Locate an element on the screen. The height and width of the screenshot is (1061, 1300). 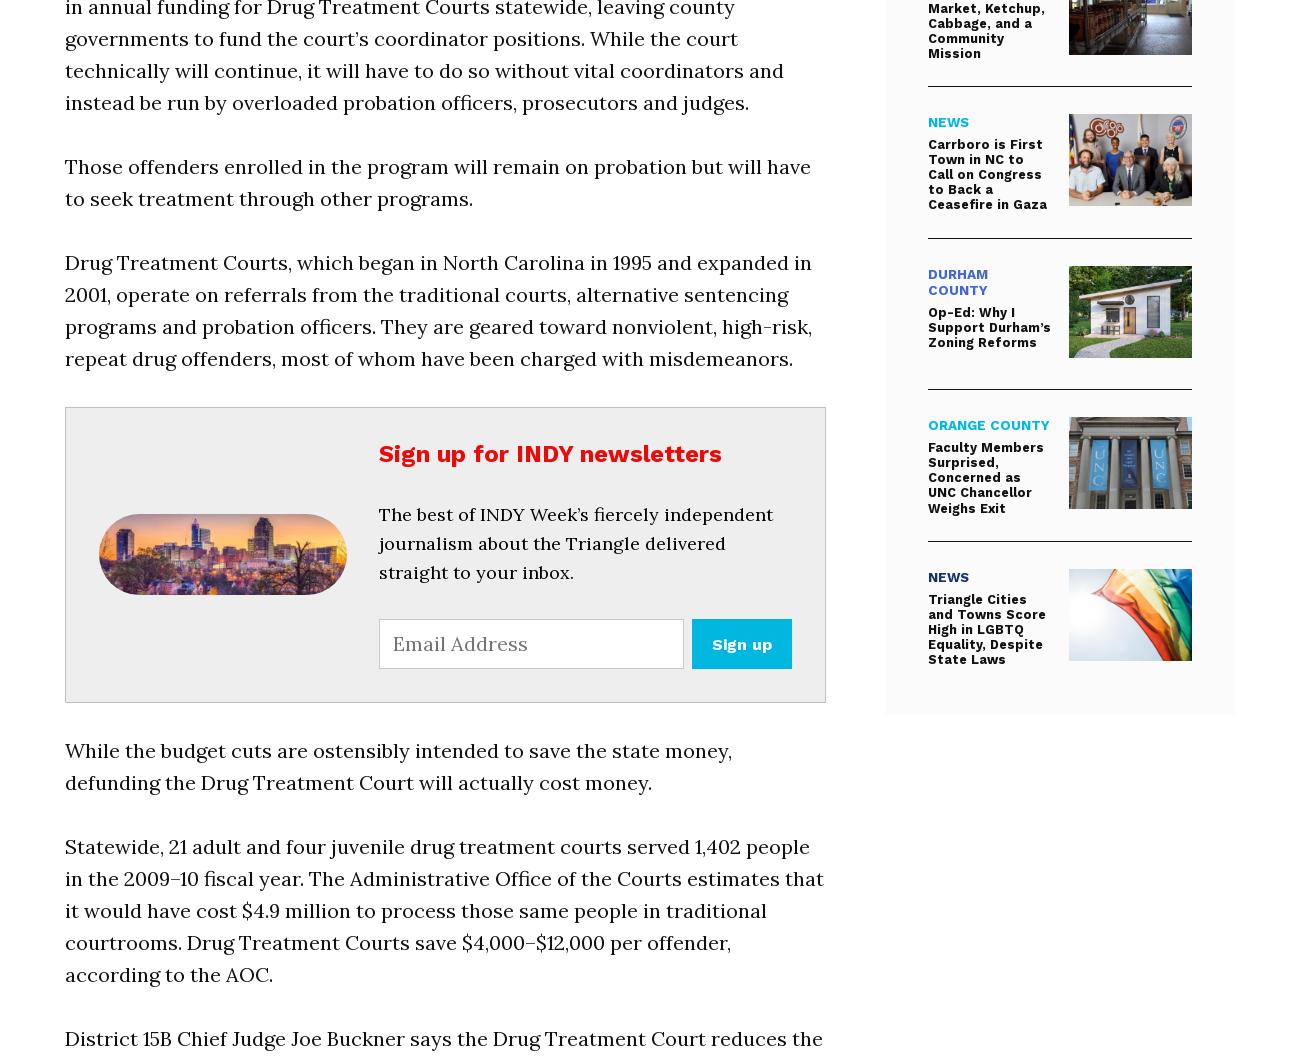
'Triangle Cities and Towns Score High in LGBTQ Equality, Despite State Laws' is located at coordinates (985, 627).